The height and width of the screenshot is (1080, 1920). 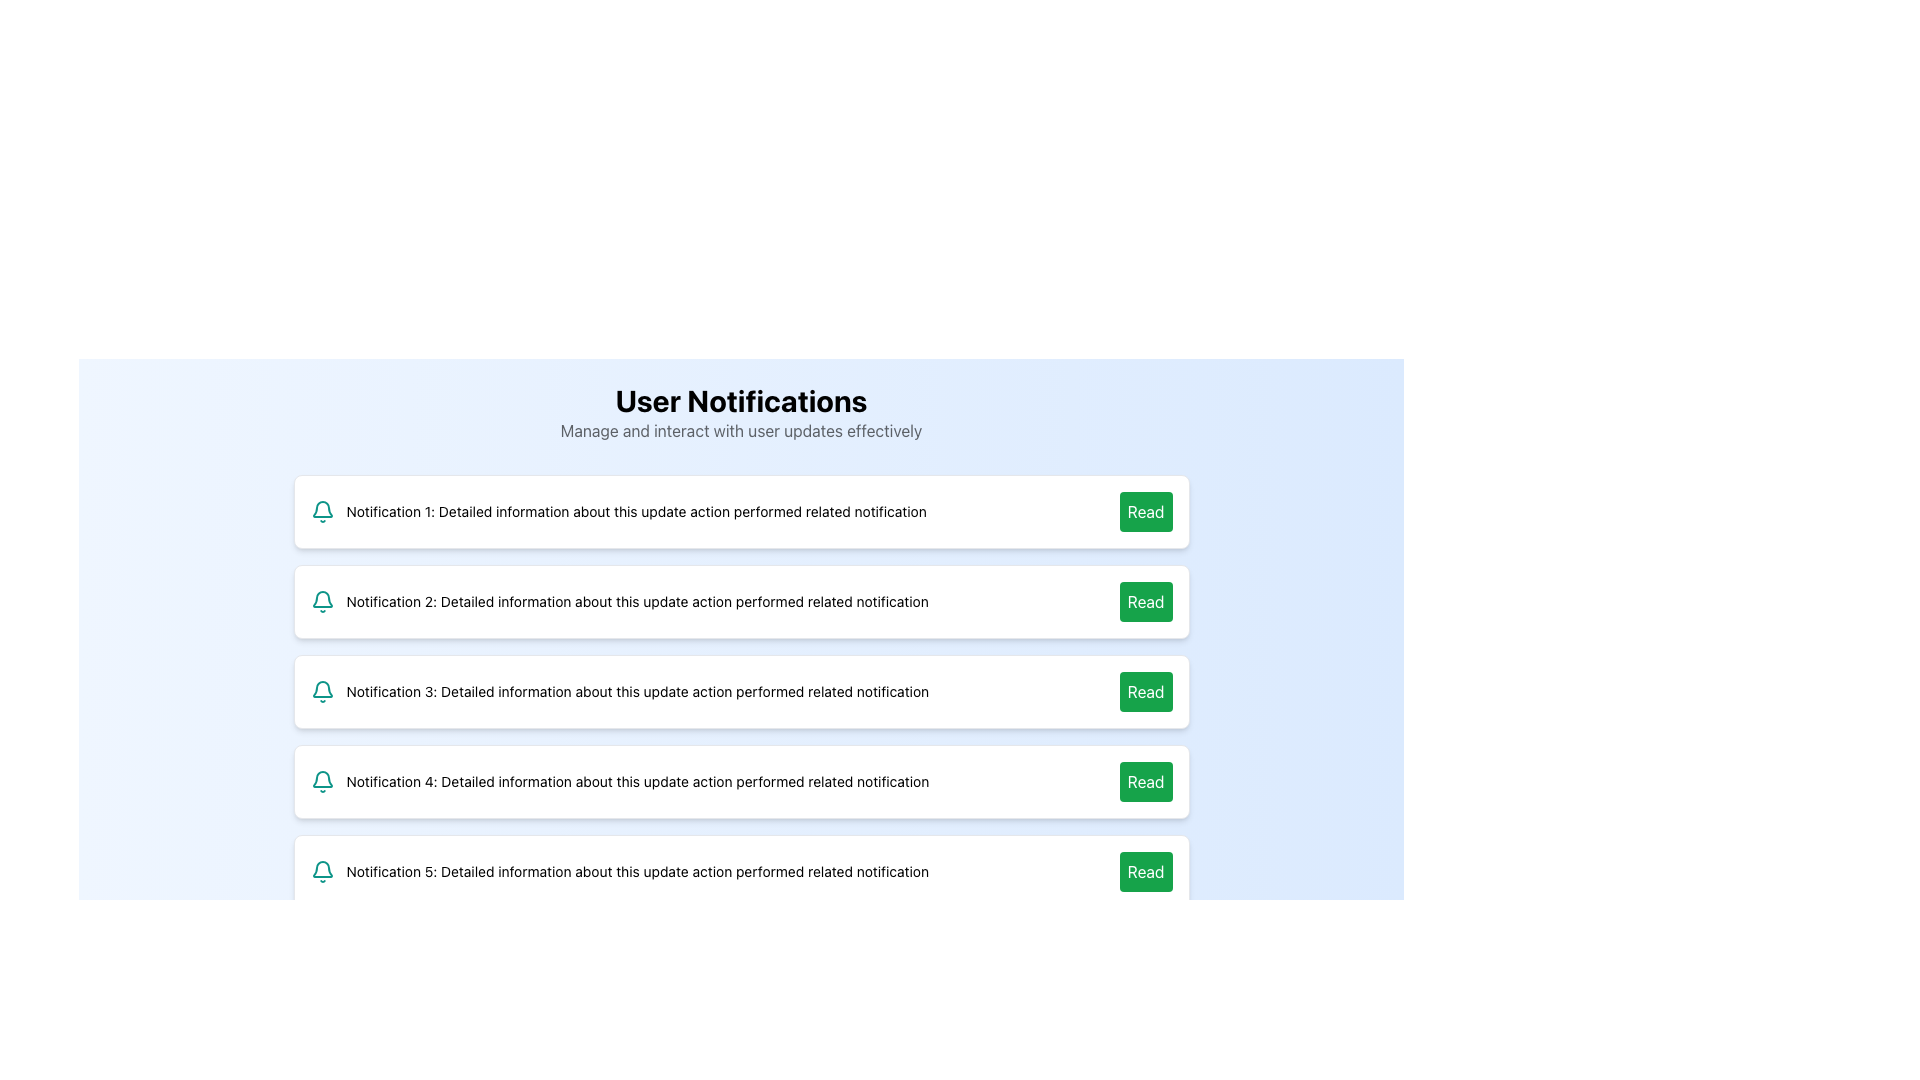 I want to click on the text element displaying the notification message 'Notification 4: Detailed information about this update action performed related notification', which is part of a notification row between a bell icon and a 'Read' button, so click(x=618, y=781).